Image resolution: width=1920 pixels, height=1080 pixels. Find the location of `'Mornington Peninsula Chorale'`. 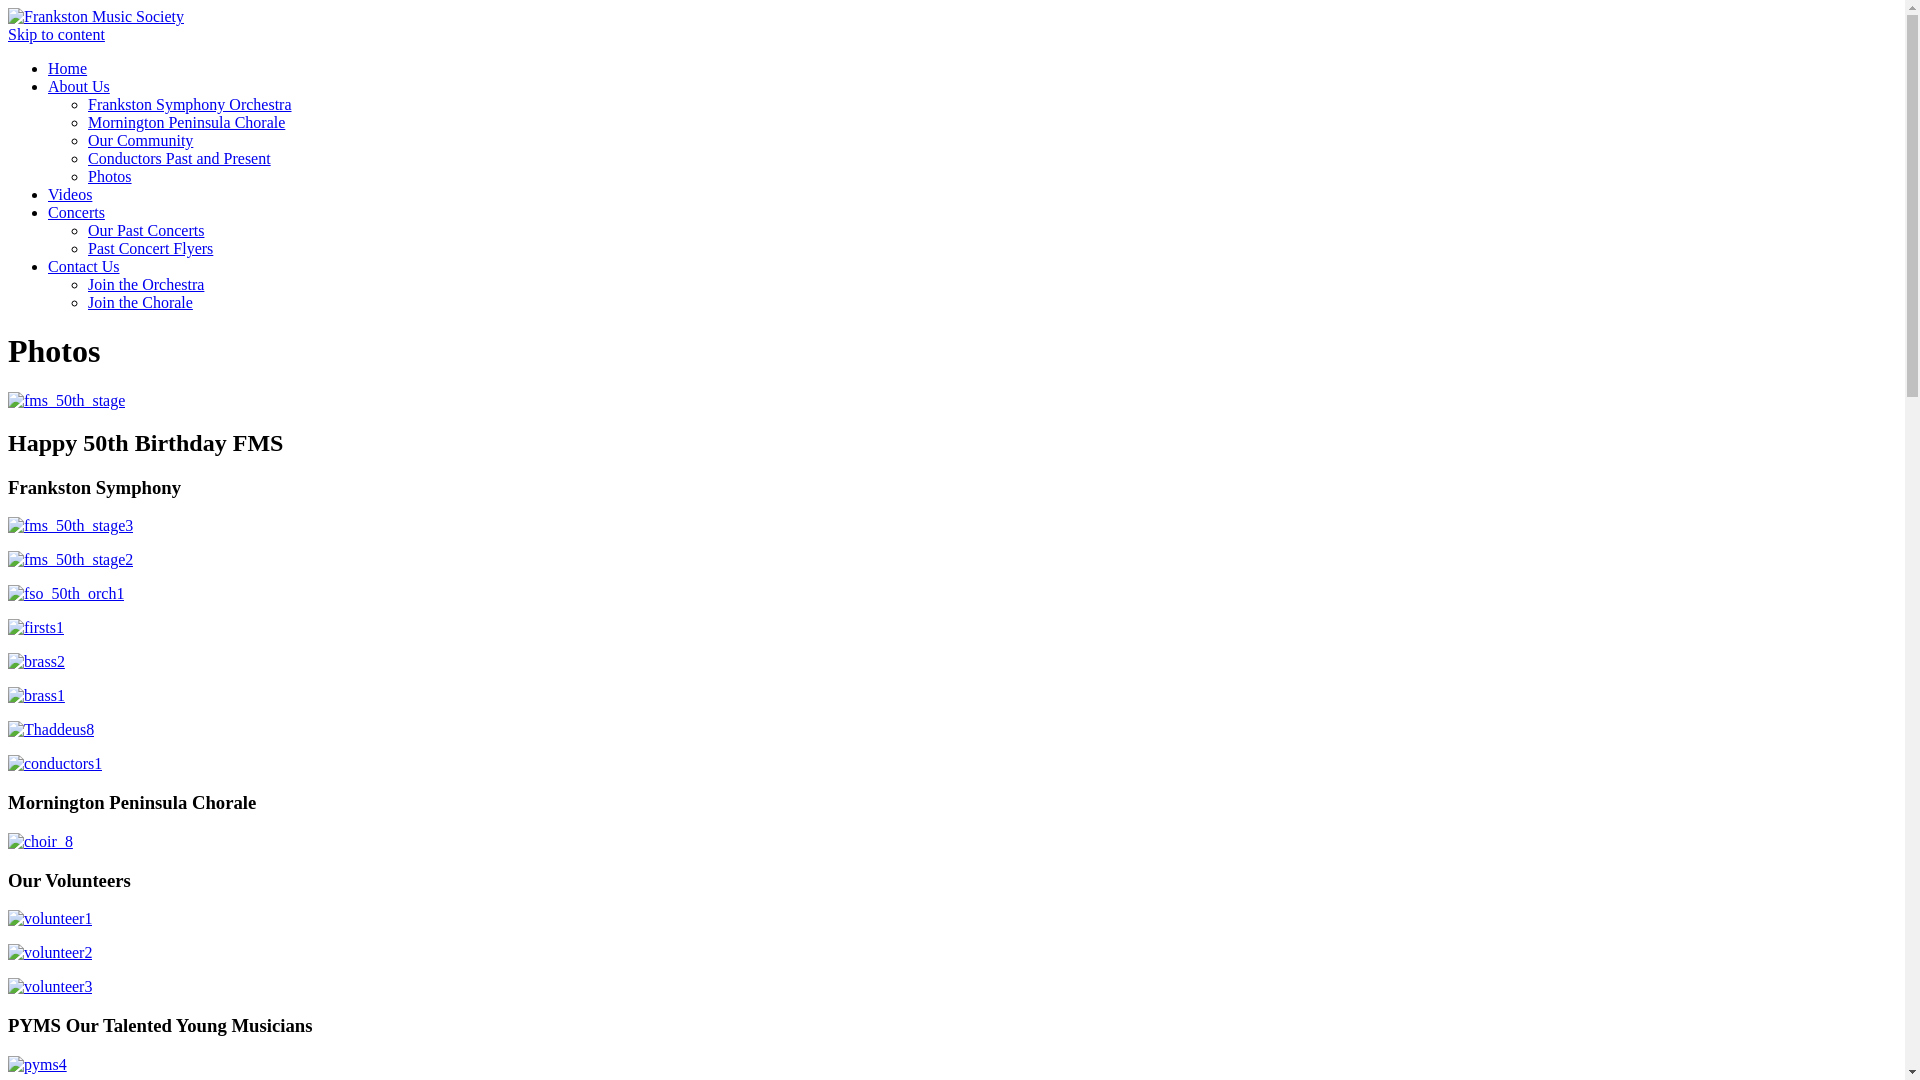

'Mornington Peninsula Chorale' is located at coordinates (186, 122).